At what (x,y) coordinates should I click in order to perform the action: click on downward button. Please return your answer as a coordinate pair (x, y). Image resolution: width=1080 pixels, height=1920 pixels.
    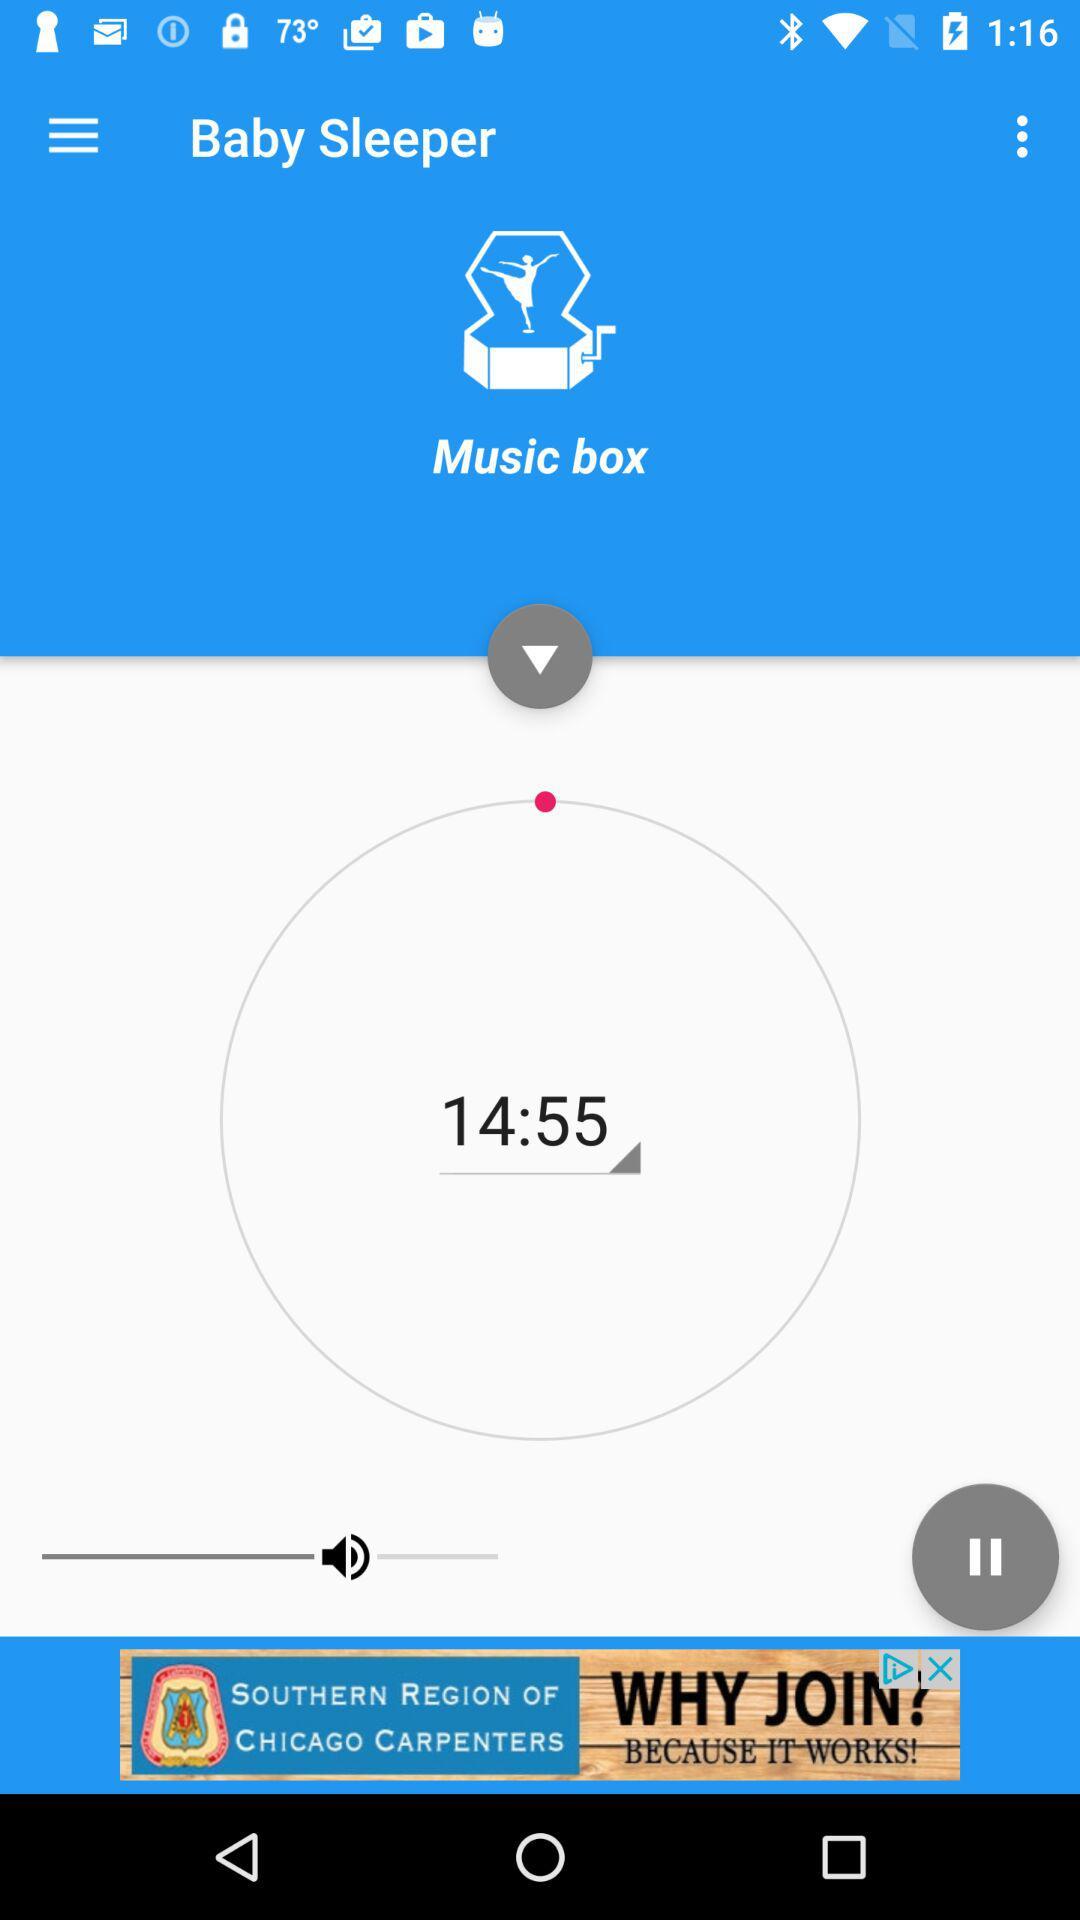
    Looking at the image, I should click on (540, 656).